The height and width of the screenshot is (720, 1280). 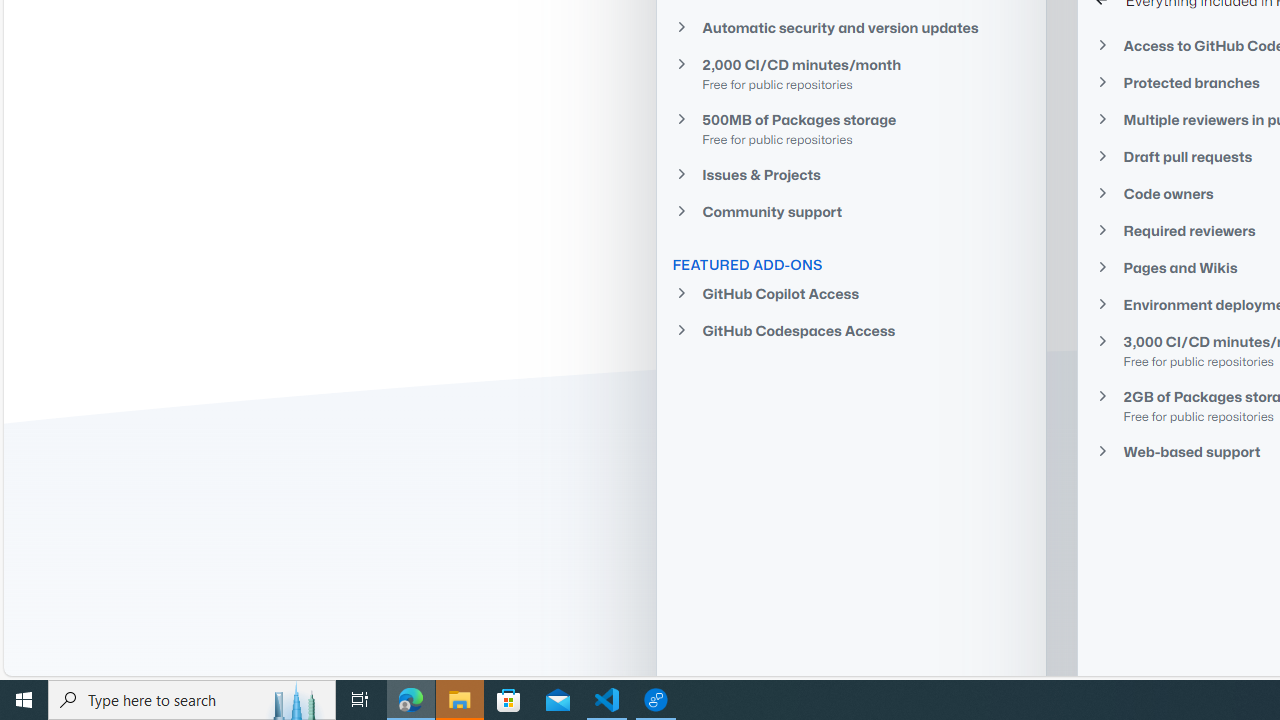 I want to click on 'GitHub Copilot Access', so click(x=851, y=294).